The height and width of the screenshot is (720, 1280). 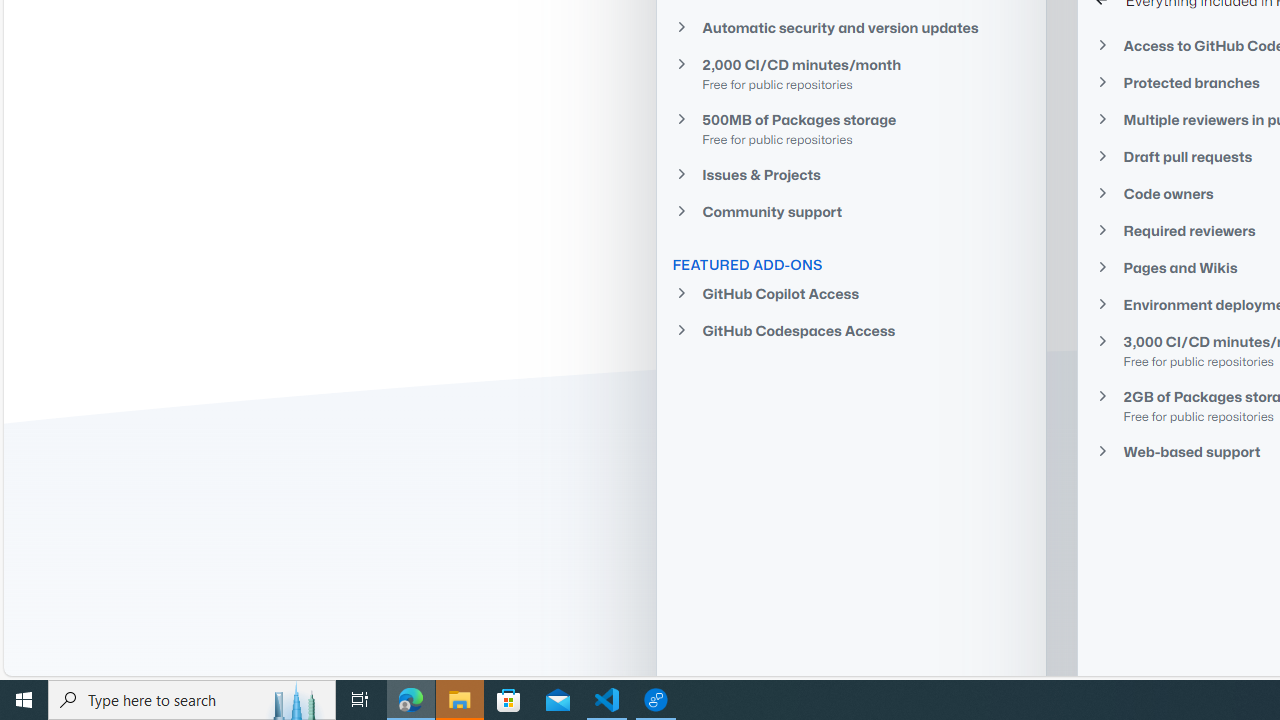 I want to click on 'GitHub Copilot Access', so click(x=851, y=294).